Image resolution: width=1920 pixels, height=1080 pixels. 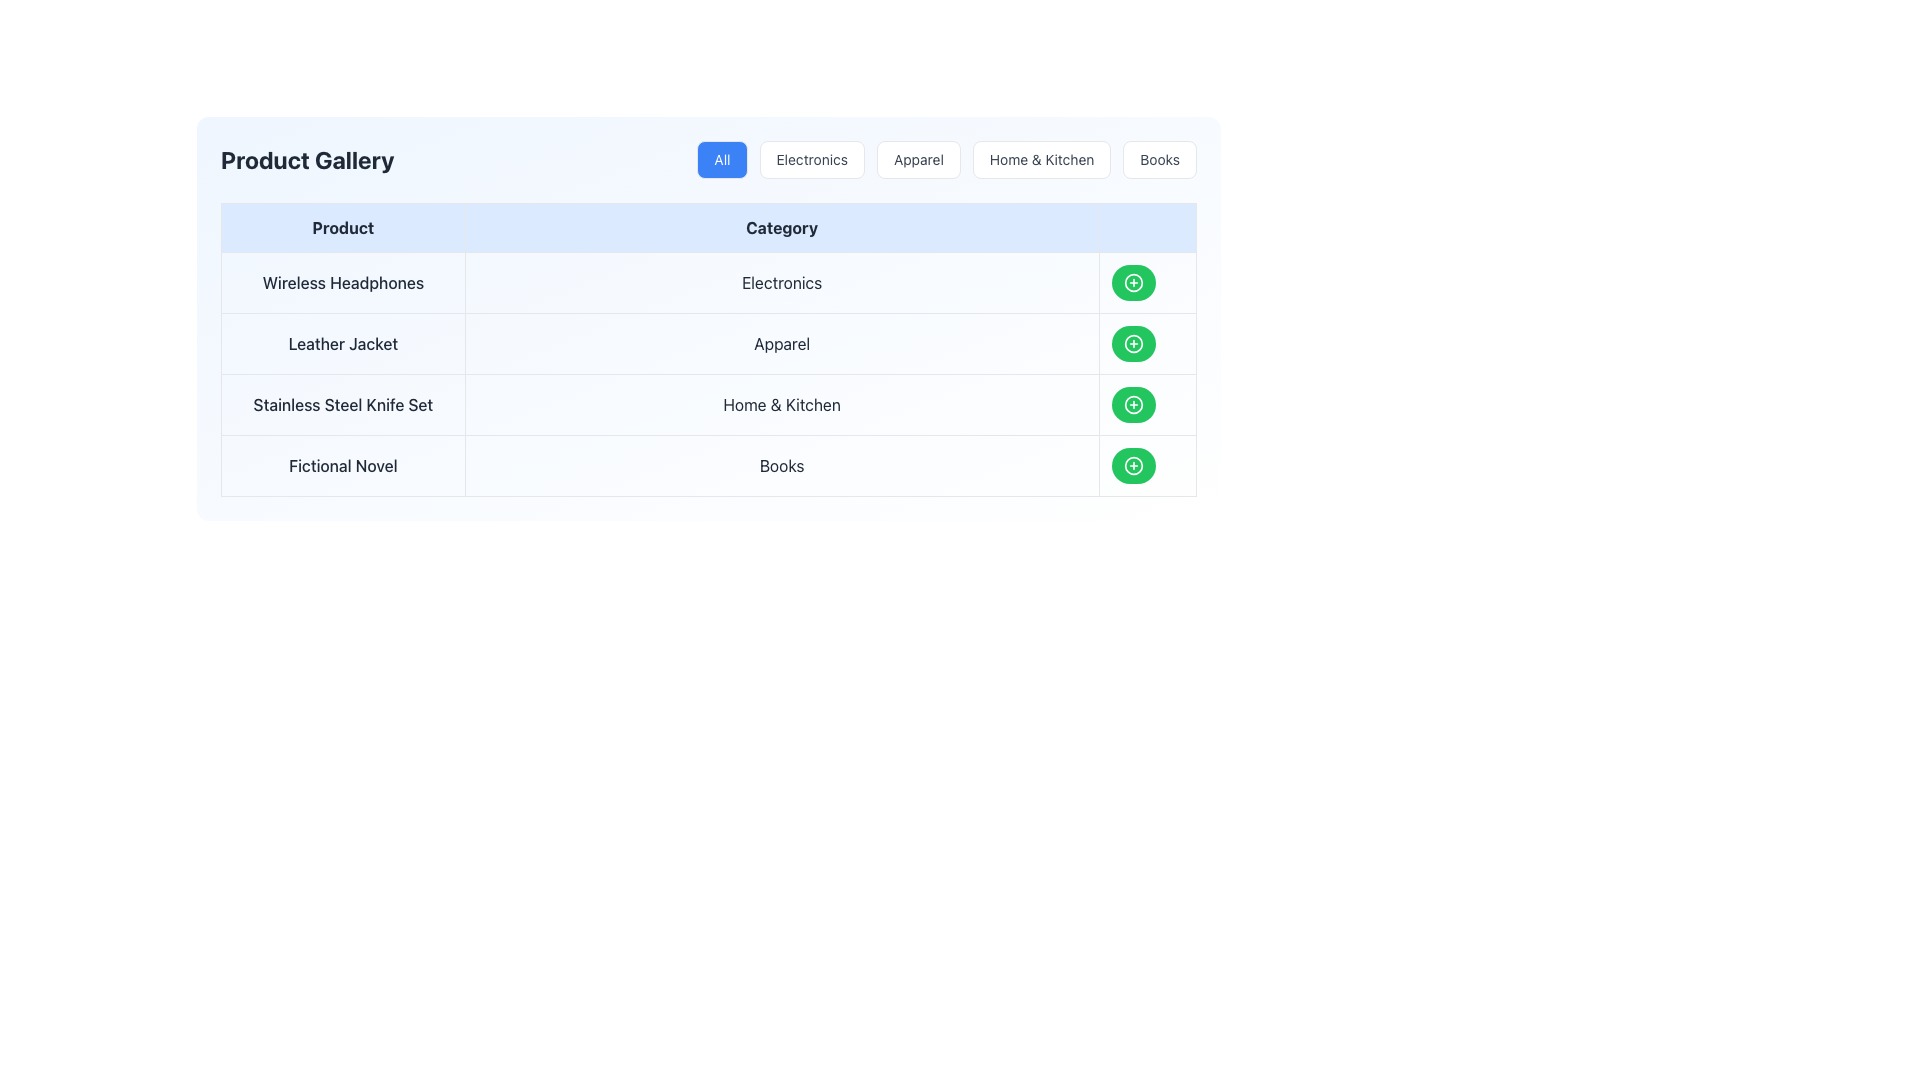 What do you see at coordinates (1133, 342) in the screenshot?
I see `the circular green button with a white plus icon located in the last column of the 'Apparel' category row` at bounding box center [1133, 342].